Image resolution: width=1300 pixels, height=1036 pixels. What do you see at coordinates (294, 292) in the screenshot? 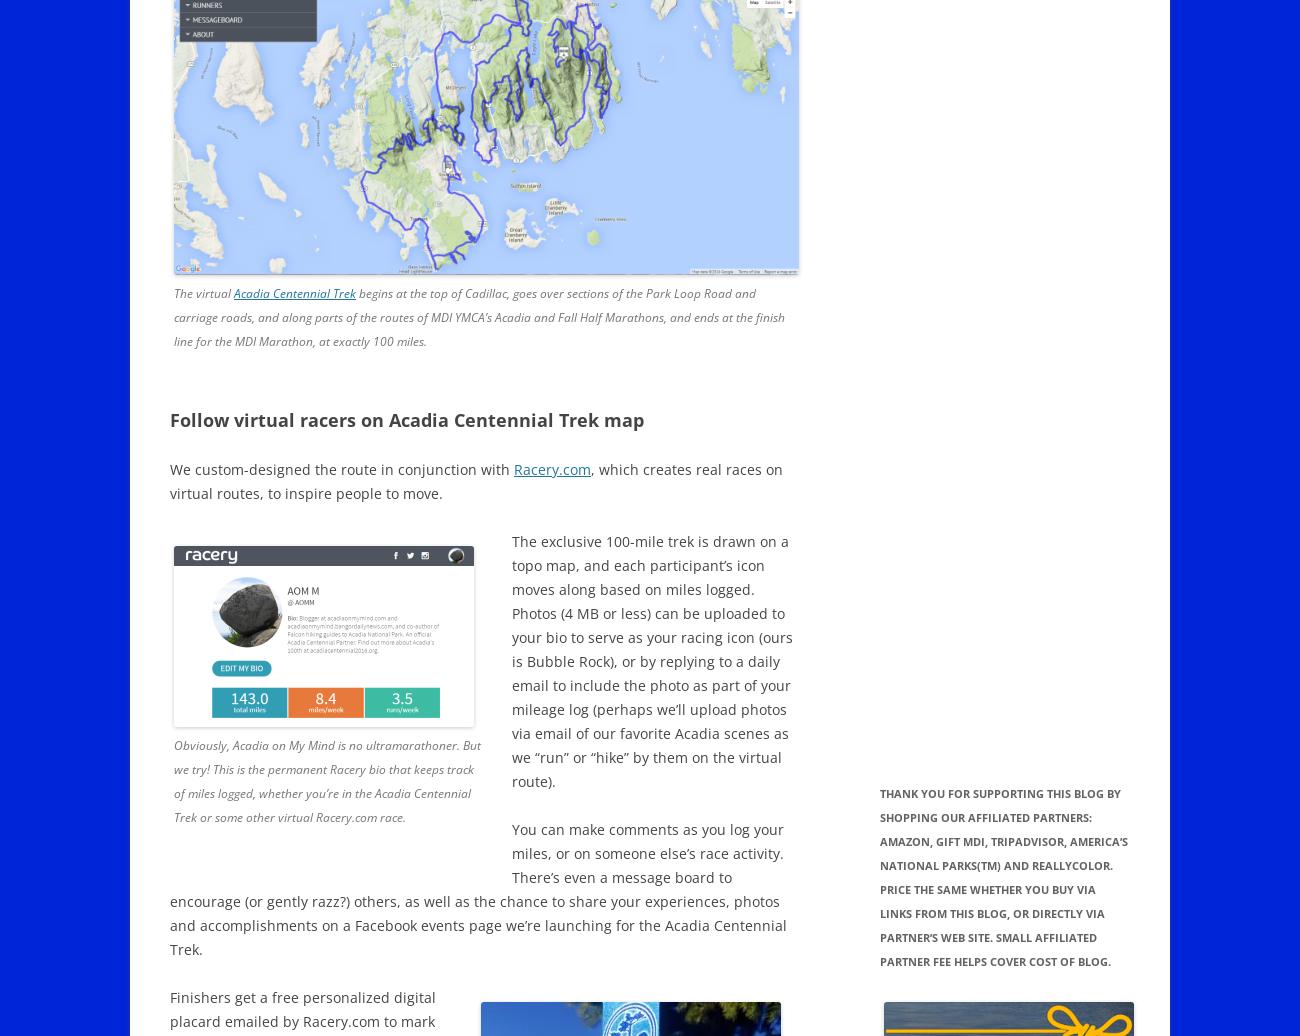
I see `'Acadia Centennial Trek'` at bounding box center [294, 292].